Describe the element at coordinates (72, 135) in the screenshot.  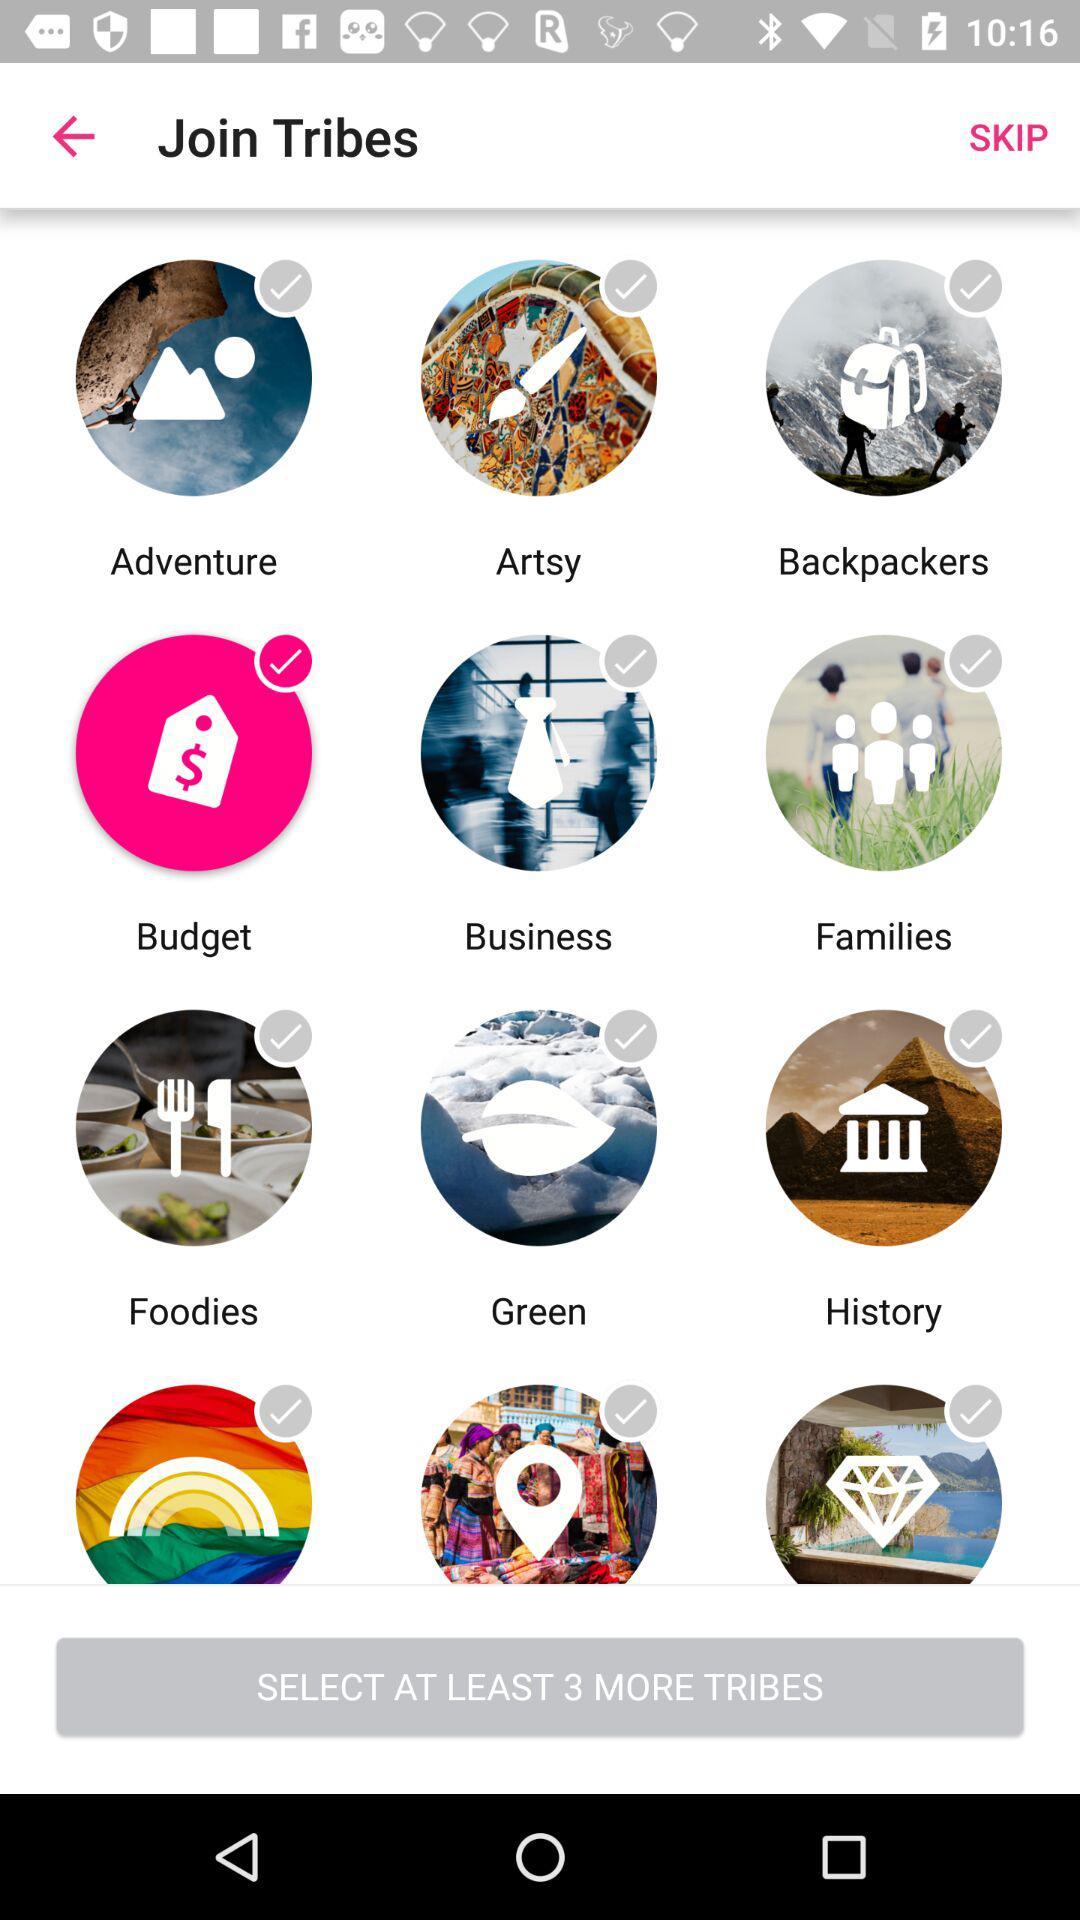
I see `app to the left of join tribes item` at that location.